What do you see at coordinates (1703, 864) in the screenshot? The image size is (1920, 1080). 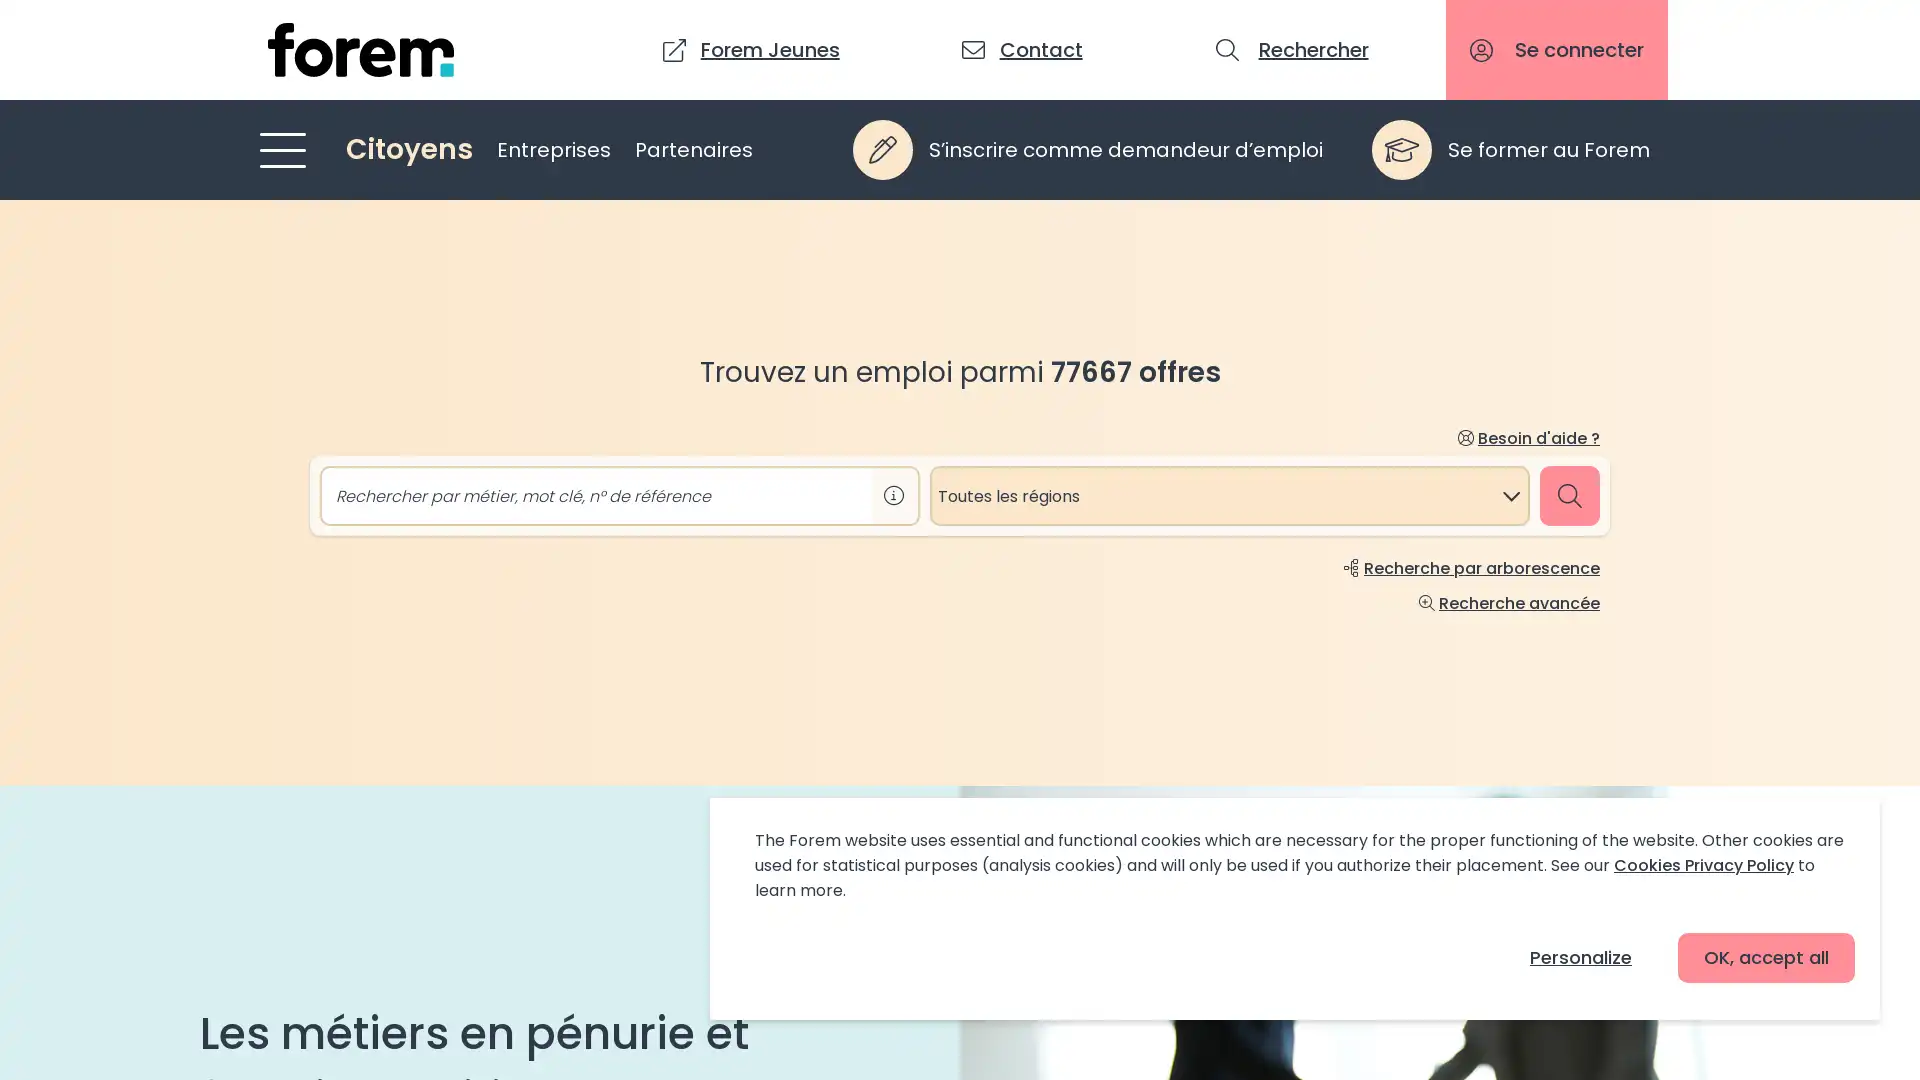 I see `Cookies Privacy Policy` at bounding box center [1703, 864].